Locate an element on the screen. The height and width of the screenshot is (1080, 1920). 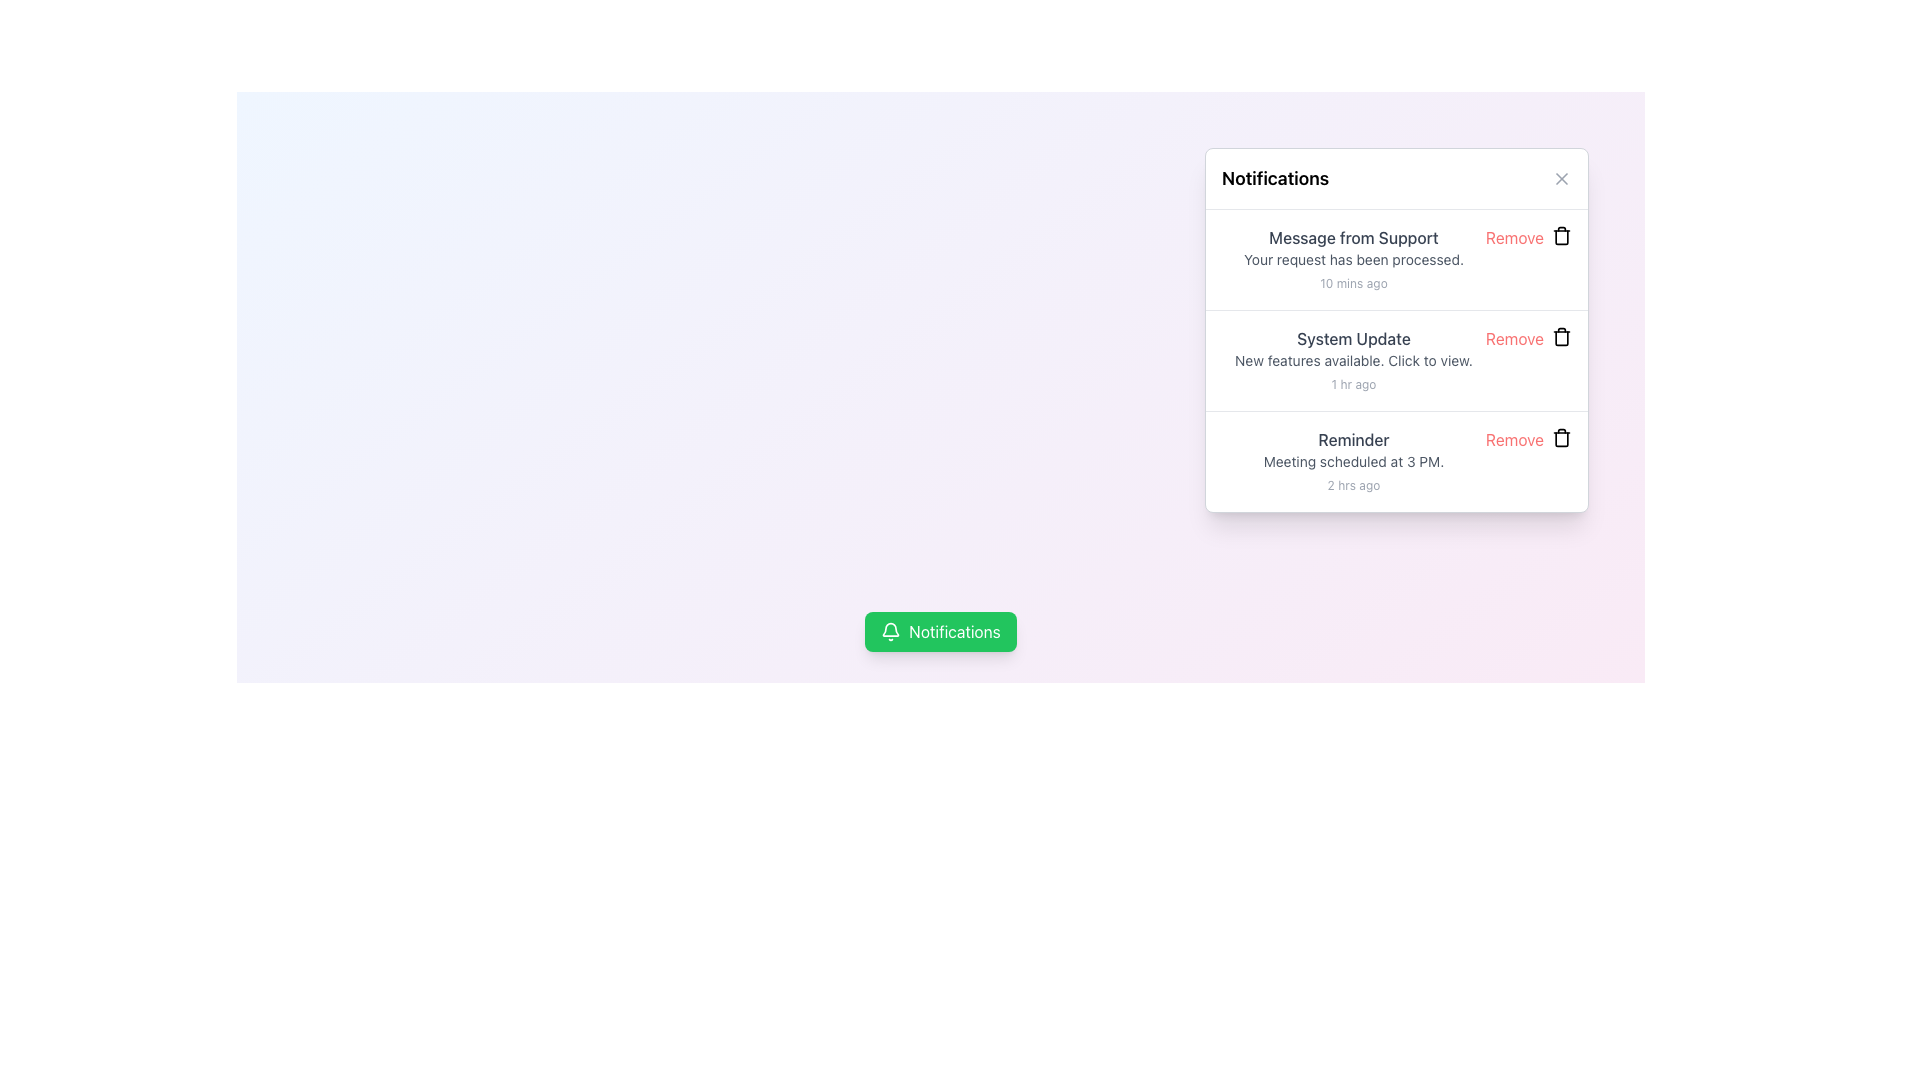
the first notification item in the notifications list, which displays a title in medium-weight dark gray font, a message body in smaller light gray font, and a timestamp in tiny even lighter gray font is located at coordinates (1353, 258).